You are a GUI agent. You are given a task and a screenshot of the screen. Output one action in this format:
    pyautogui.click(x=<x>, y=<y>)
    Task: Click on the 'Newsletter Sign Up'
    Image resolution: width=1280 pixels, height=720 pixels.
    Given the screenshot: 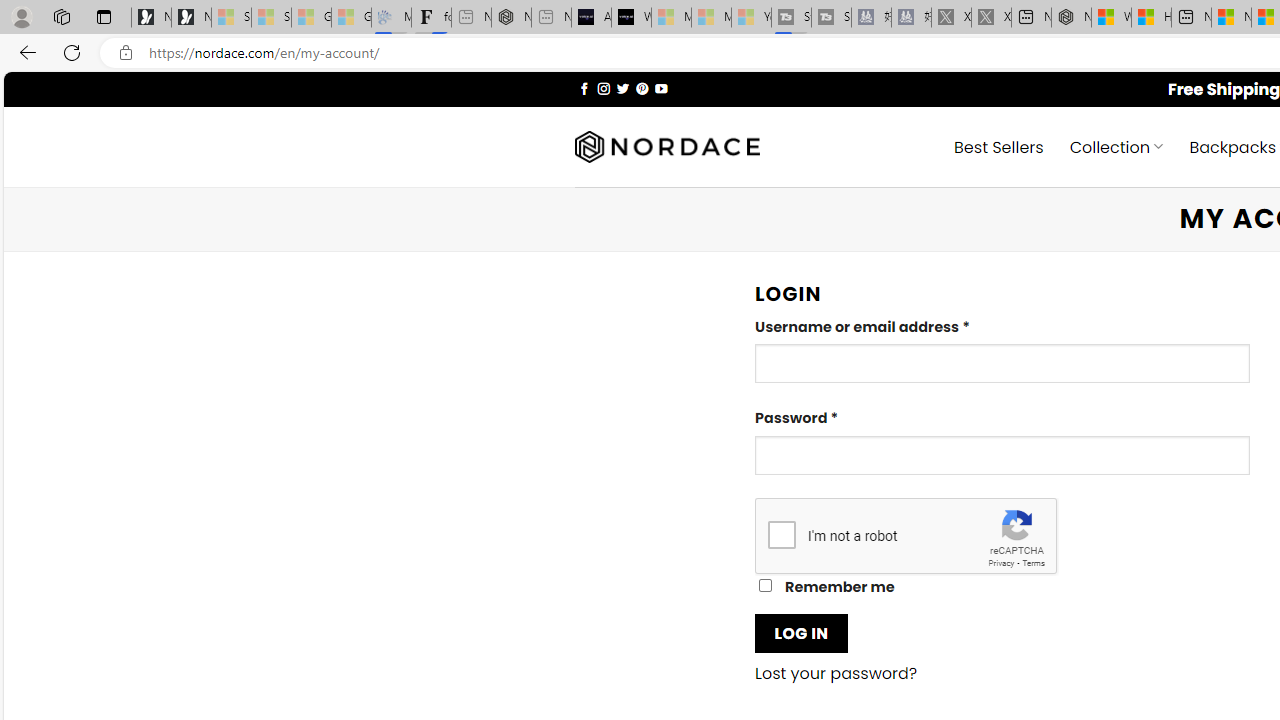 What is the action you would take?
    pyautogui.click(x=191, y=17)
    